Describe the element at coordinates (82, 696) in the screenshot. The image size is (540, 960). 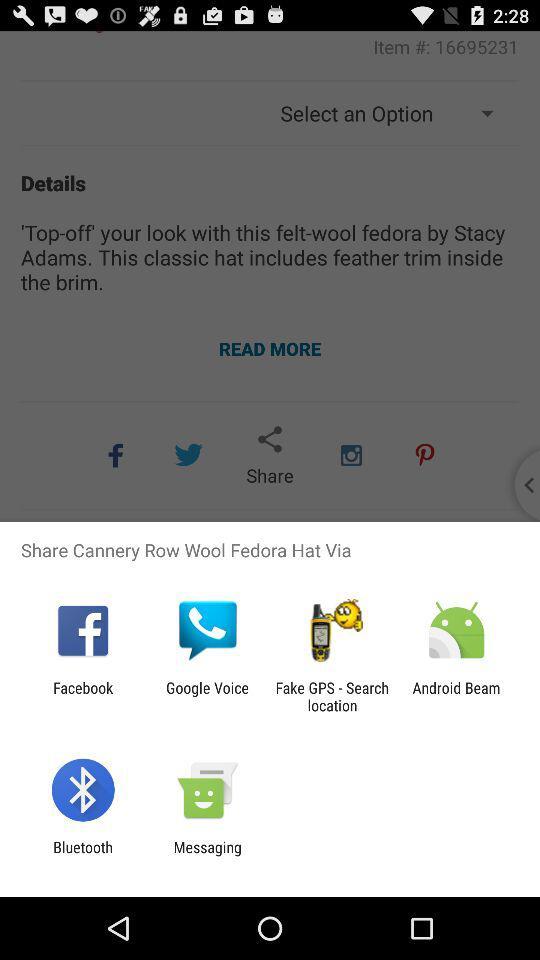
I see `the facebook item` at that location.